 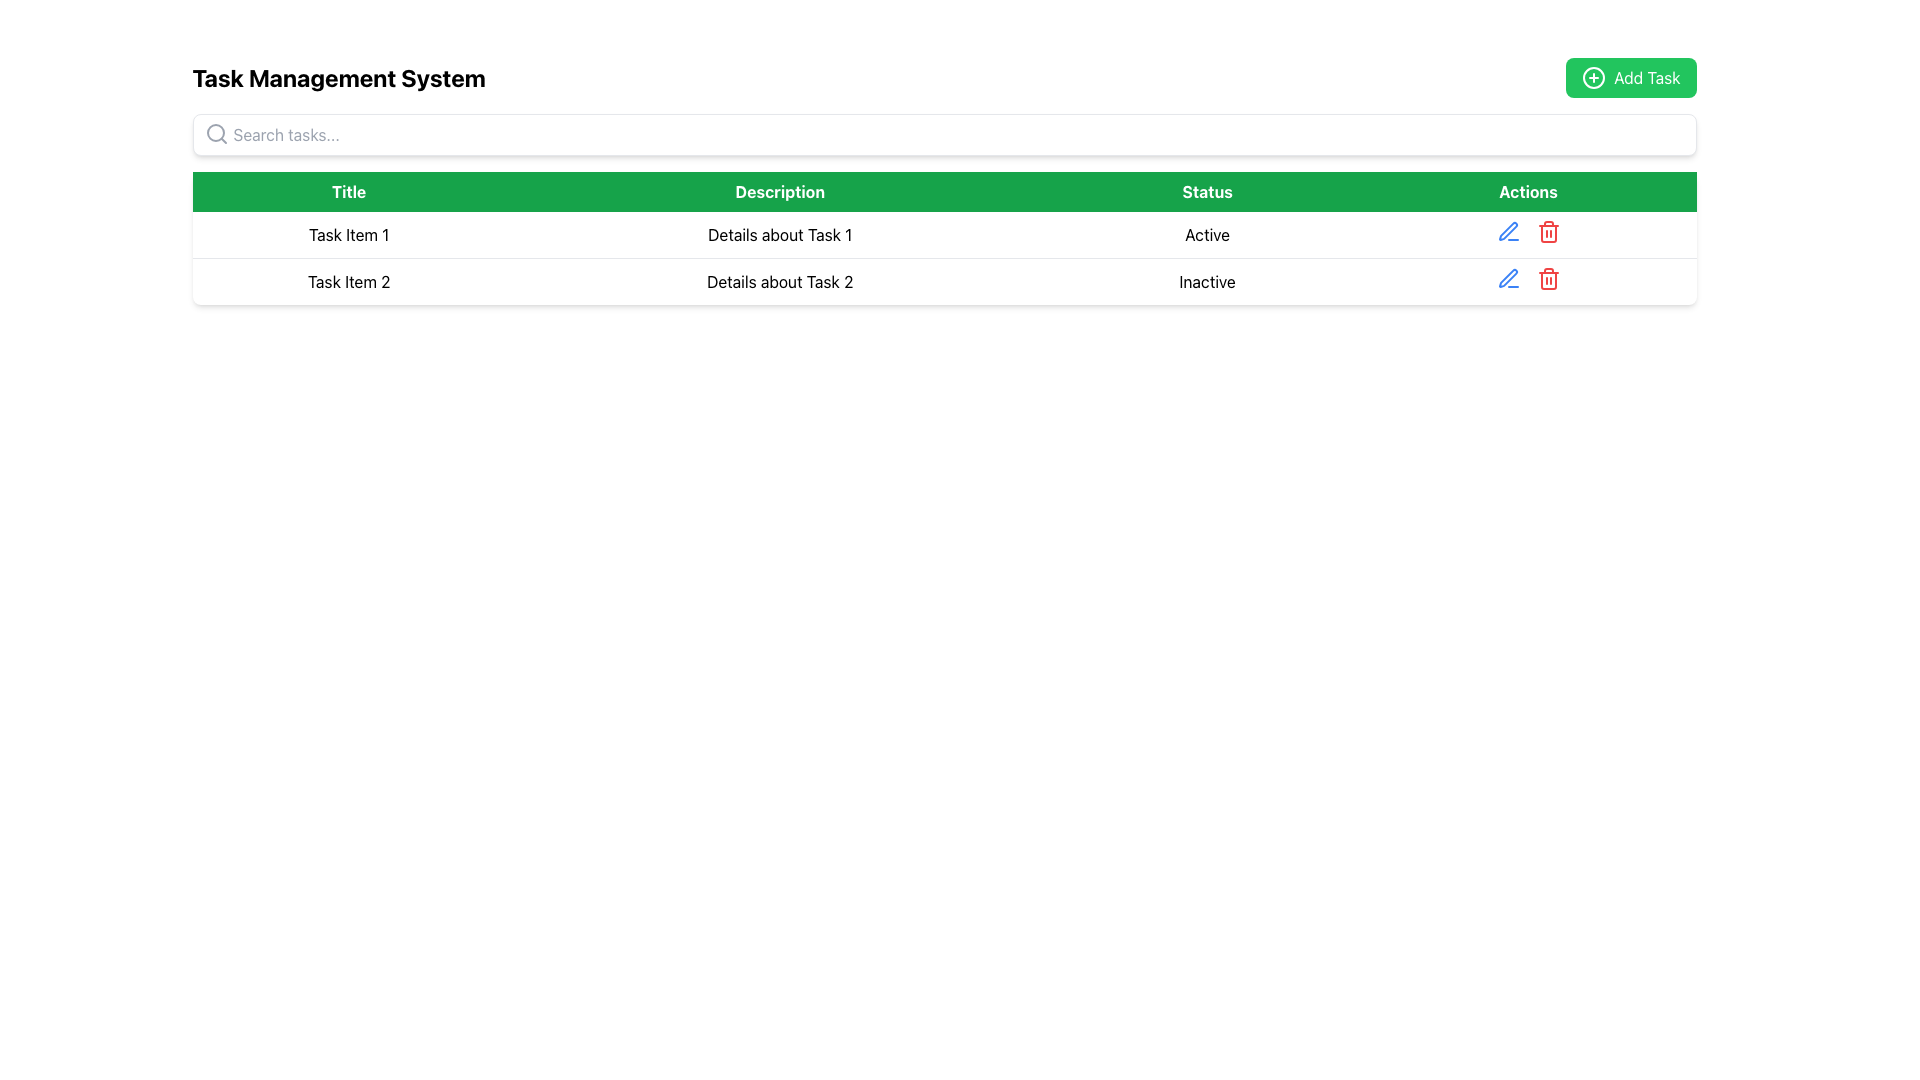 I want to click on the 'Actions' text label in the fourth column header of the table, which has a vibrant green background and white font, so click(x=1527, y=192).